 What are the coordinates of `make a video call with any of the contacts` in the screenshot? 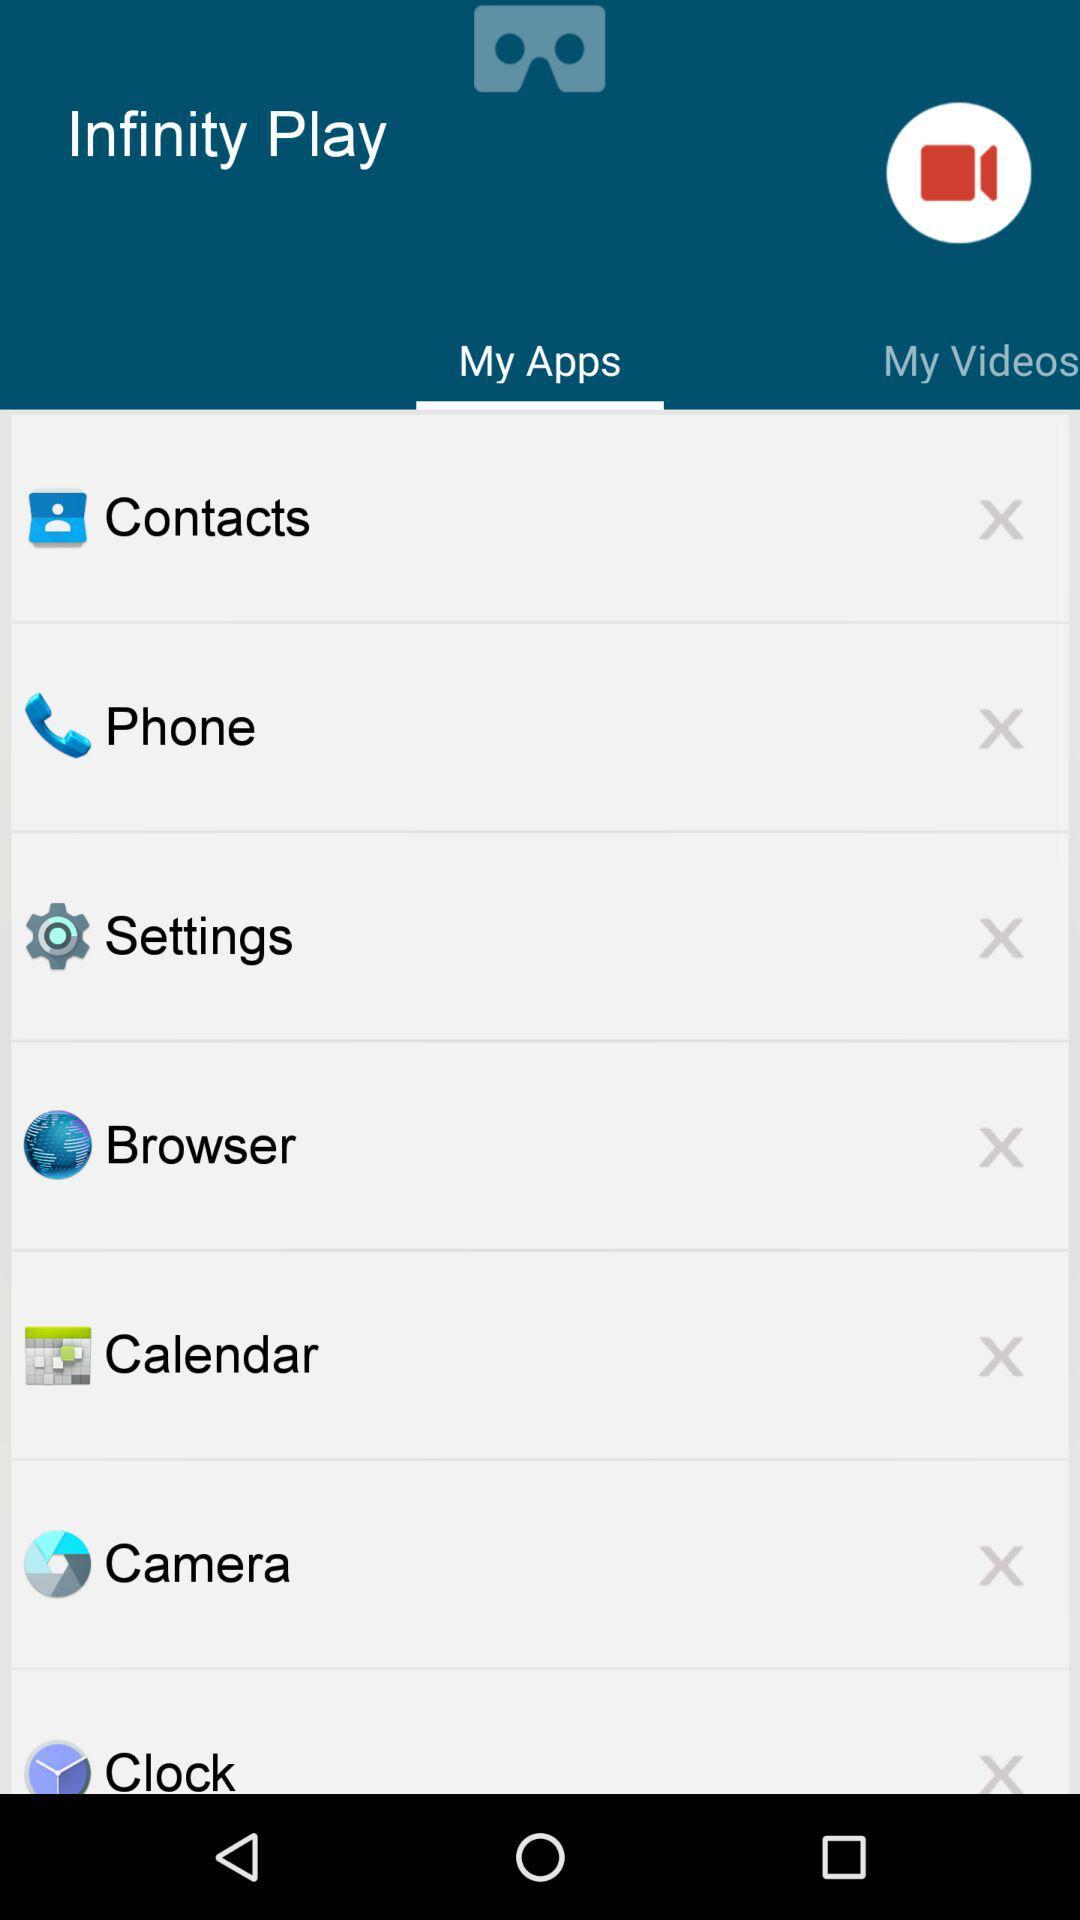 It's located at (957, 172).